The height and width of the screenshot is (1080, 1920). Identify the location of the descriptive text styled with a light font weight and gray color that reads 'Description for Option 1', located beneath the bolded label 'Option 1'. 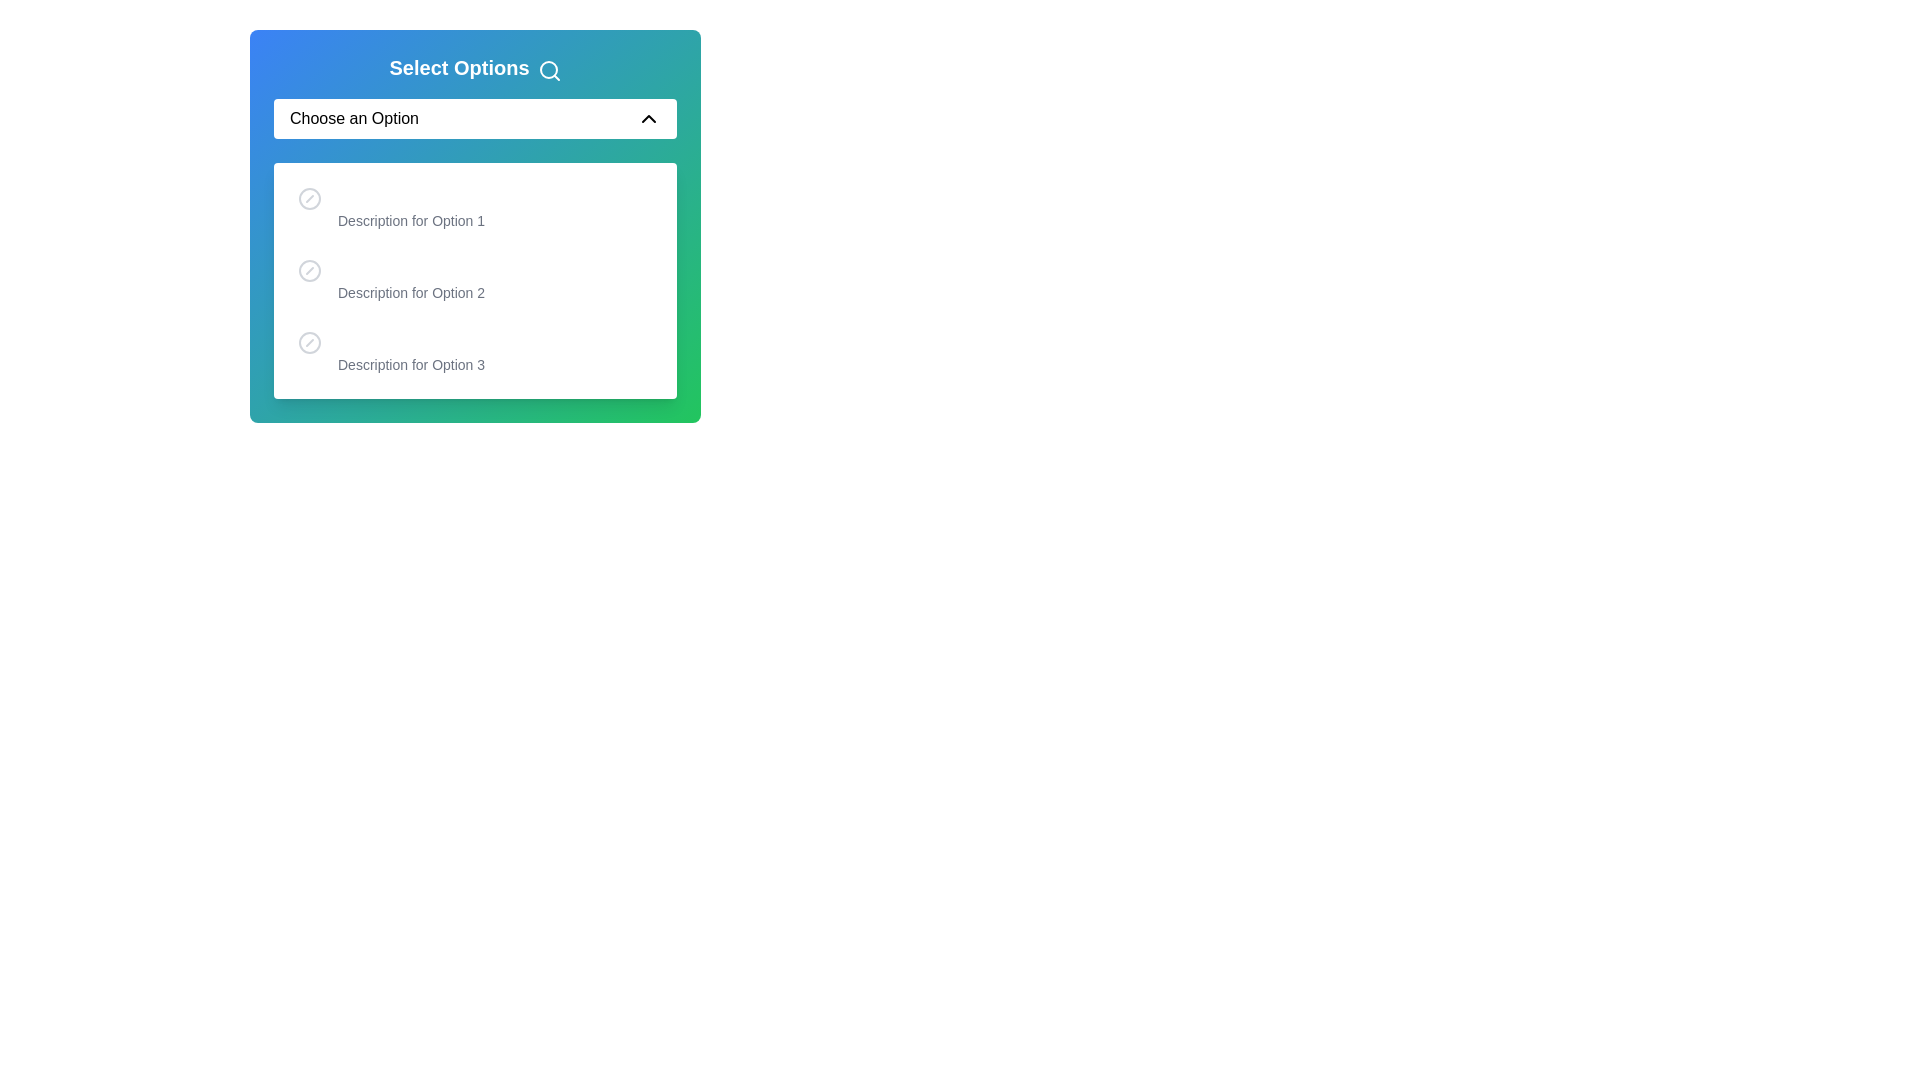
(410, 208).